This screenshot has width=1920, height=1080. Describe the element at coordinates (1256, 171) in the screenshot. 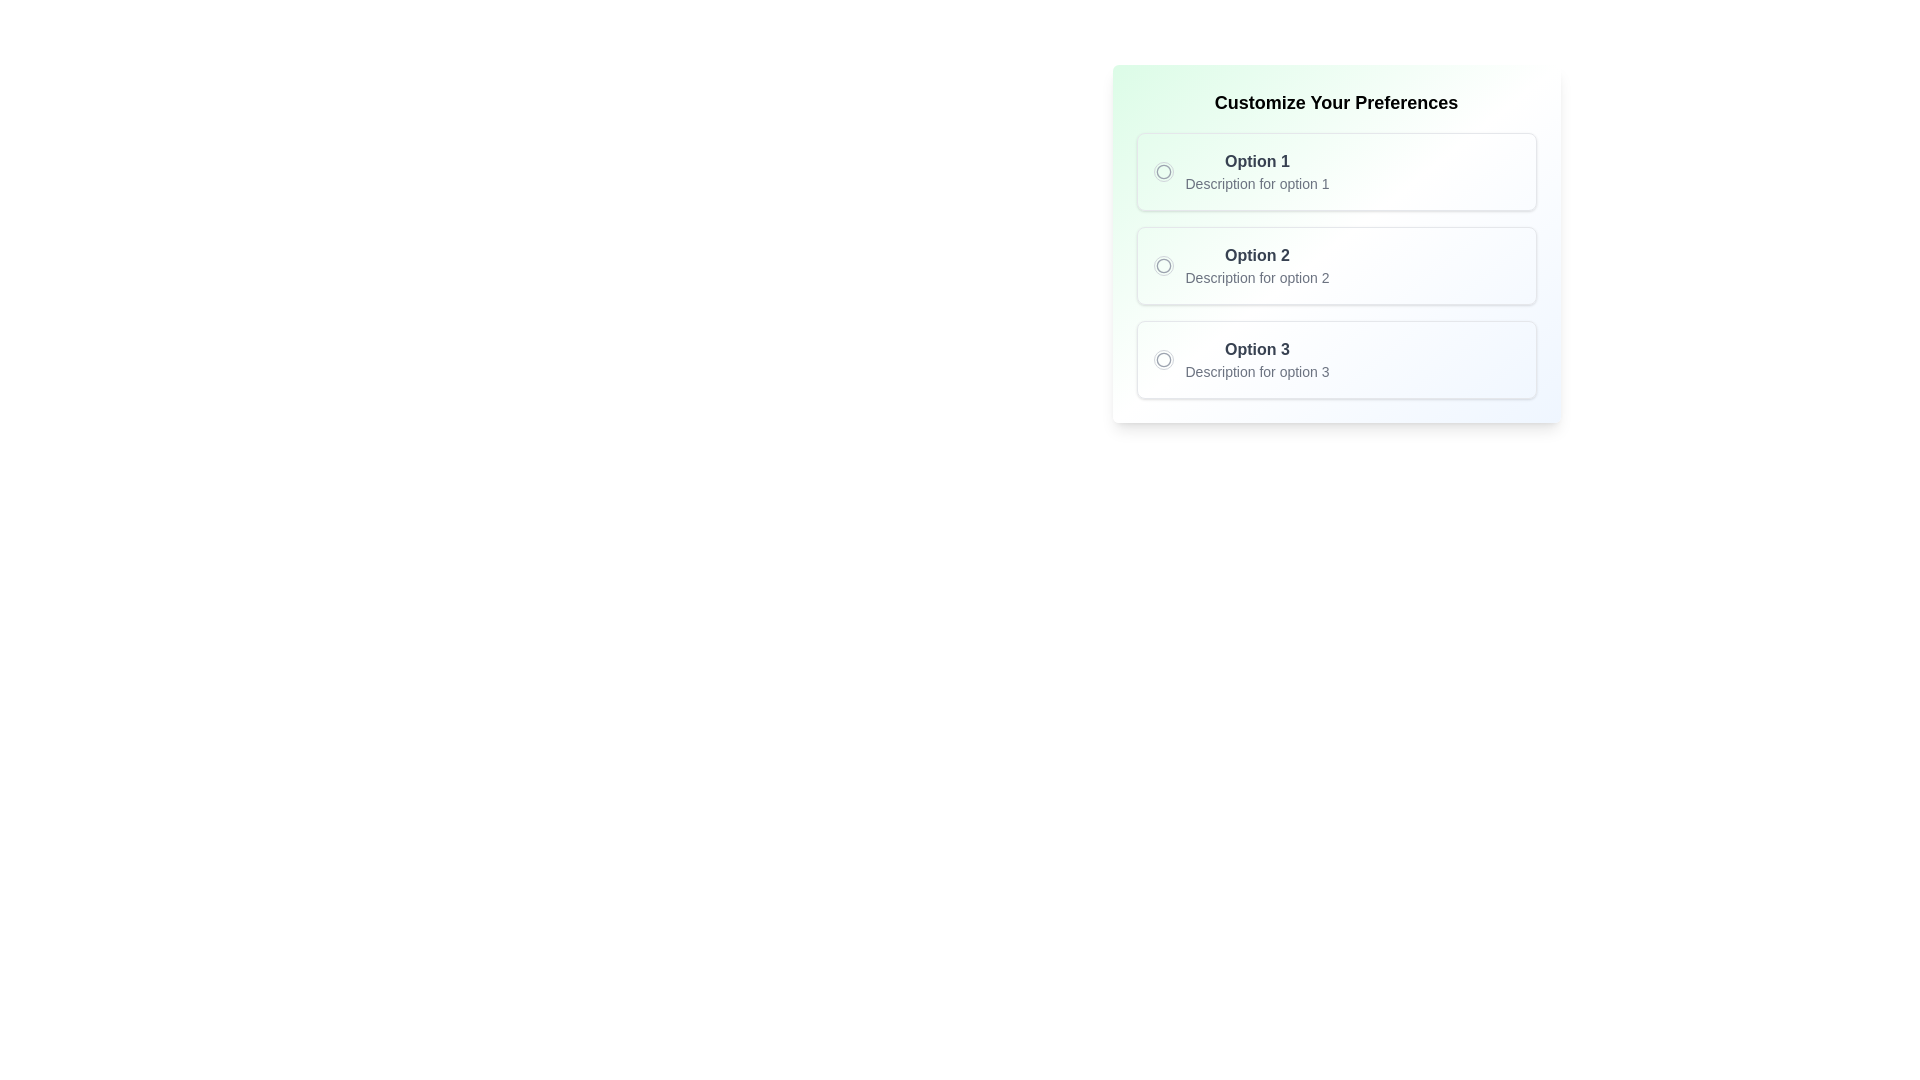

I see `the text area containing the title 'Option 1' and description 'Description for option 1', which is the first of three option boxes at the top of the group` at that location.